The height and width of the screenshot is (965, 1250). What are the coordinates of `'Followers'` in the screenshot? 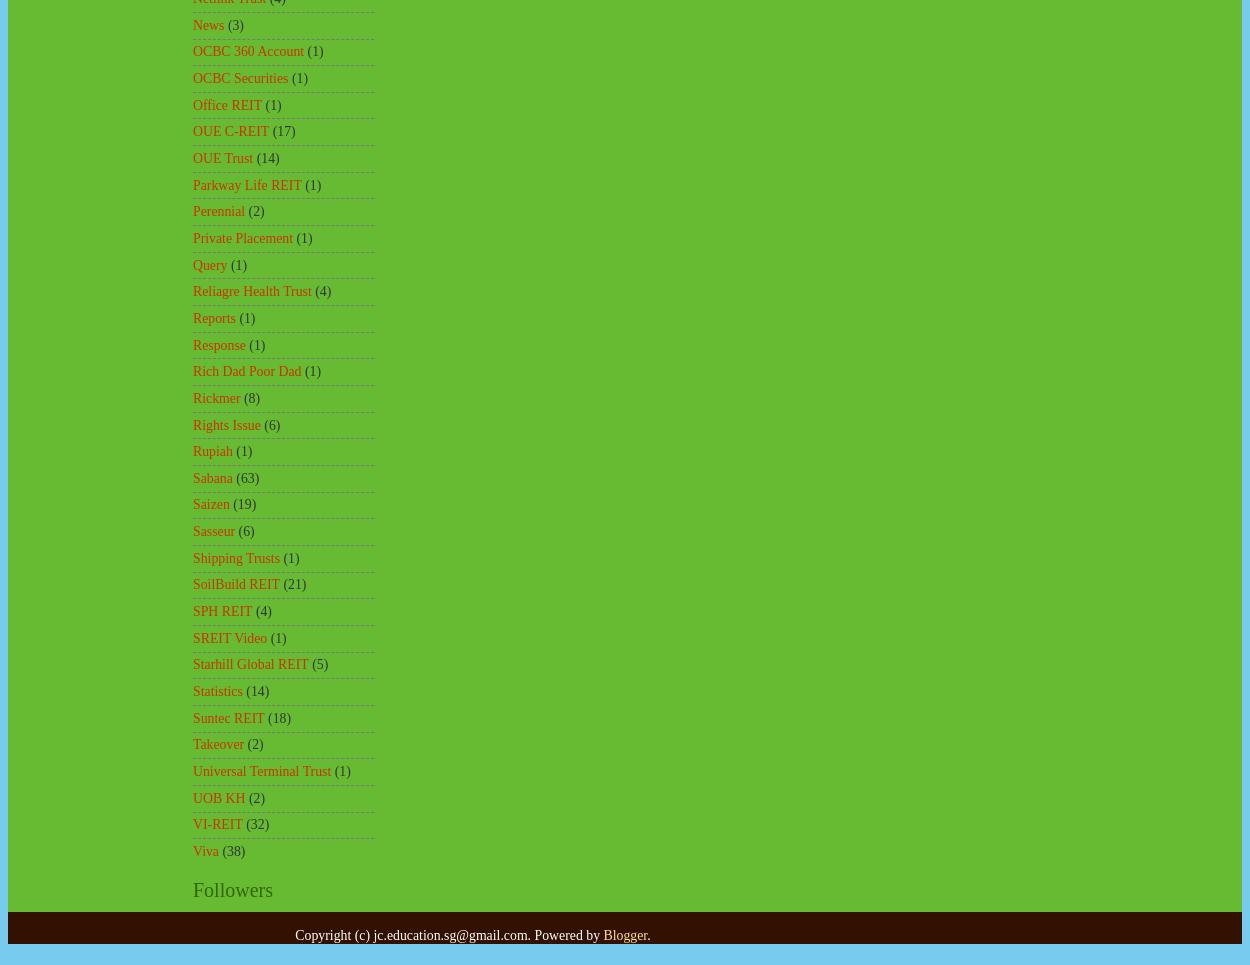 It's located at (192, 888).